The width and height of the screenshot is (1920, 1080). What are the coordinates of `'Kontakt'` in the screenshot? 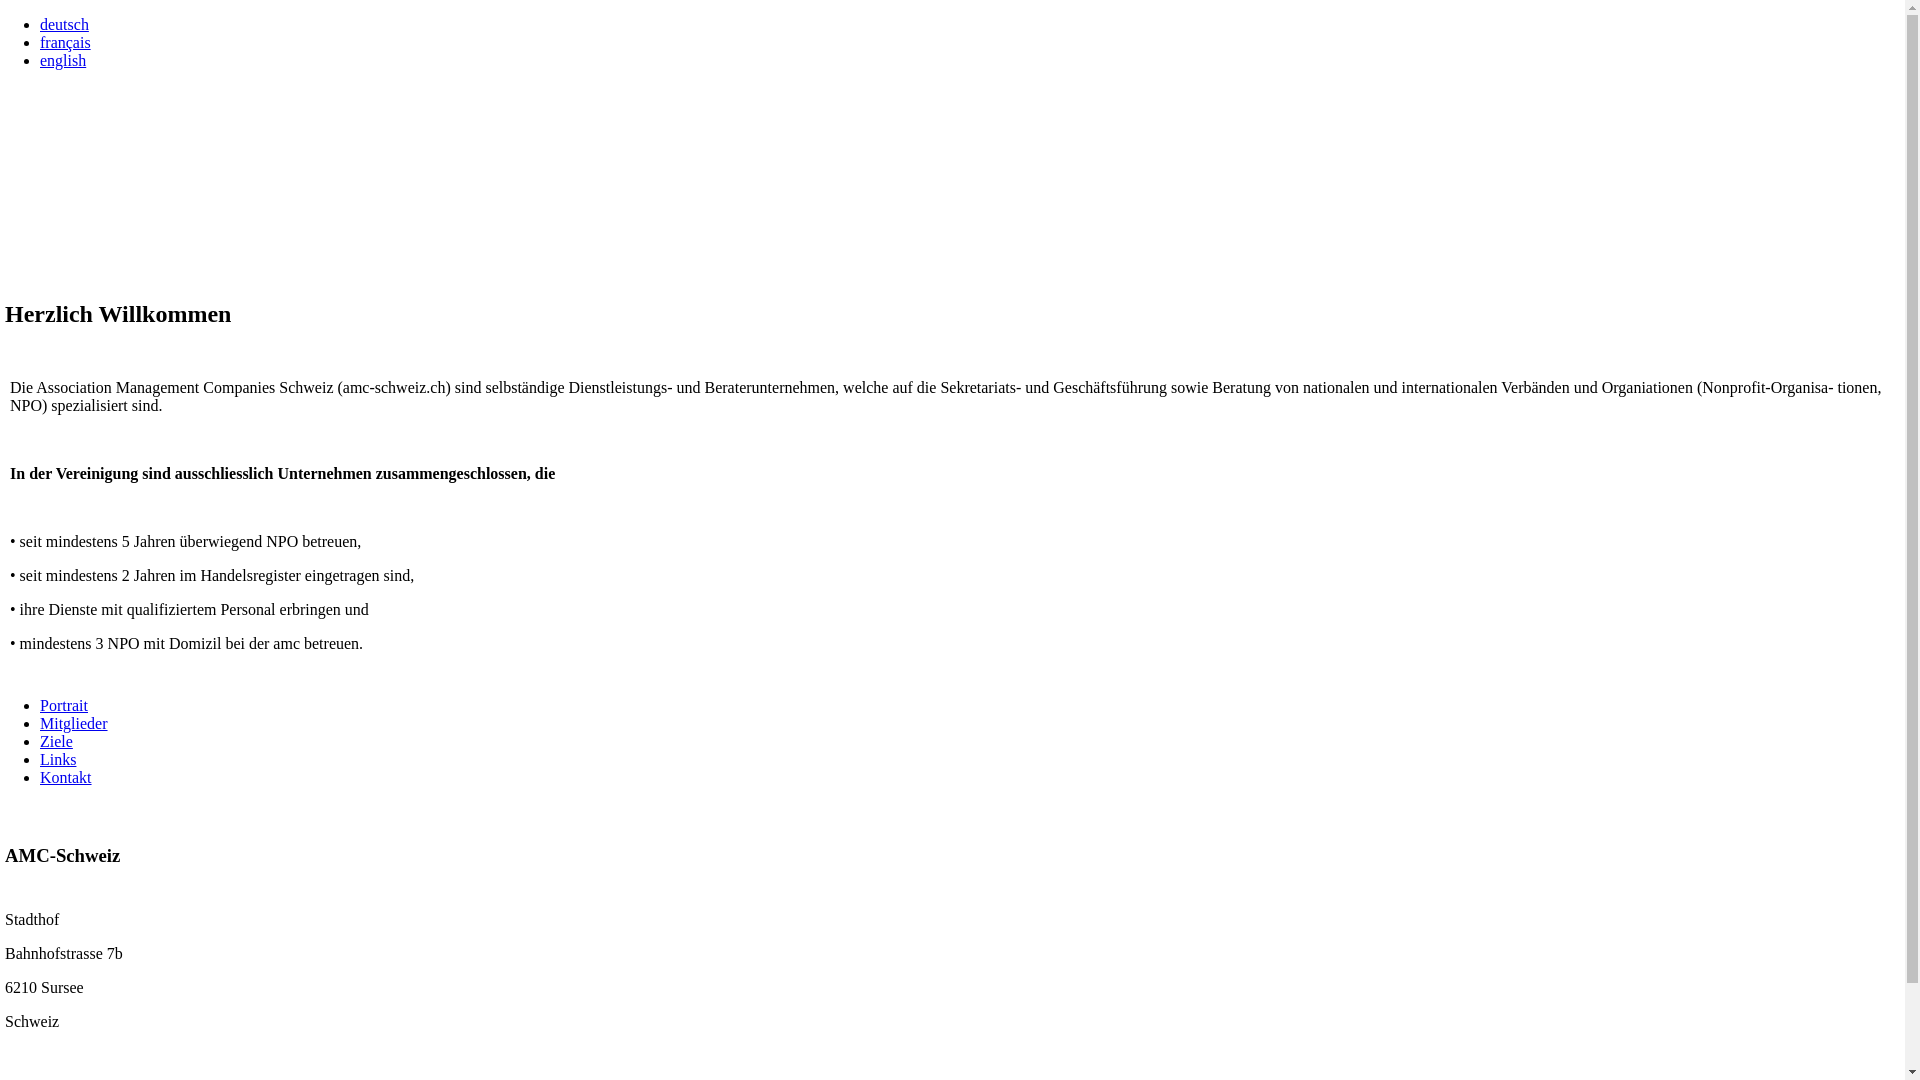 It's located at (66, 776).